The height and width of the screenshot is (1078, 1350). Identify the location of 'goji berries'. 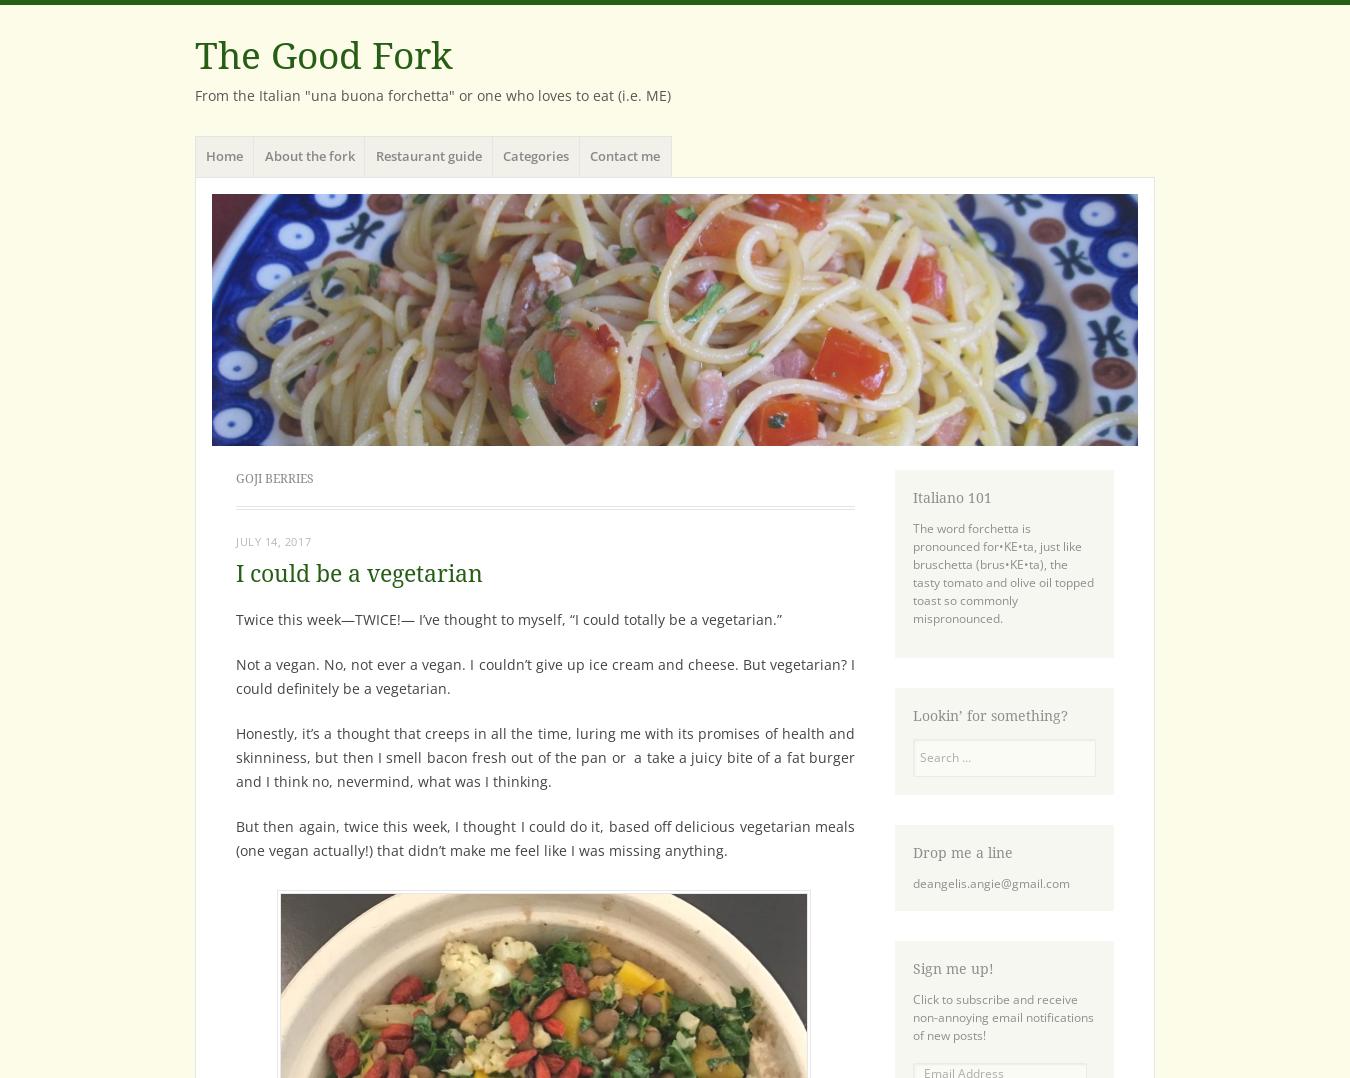
(273, 477).